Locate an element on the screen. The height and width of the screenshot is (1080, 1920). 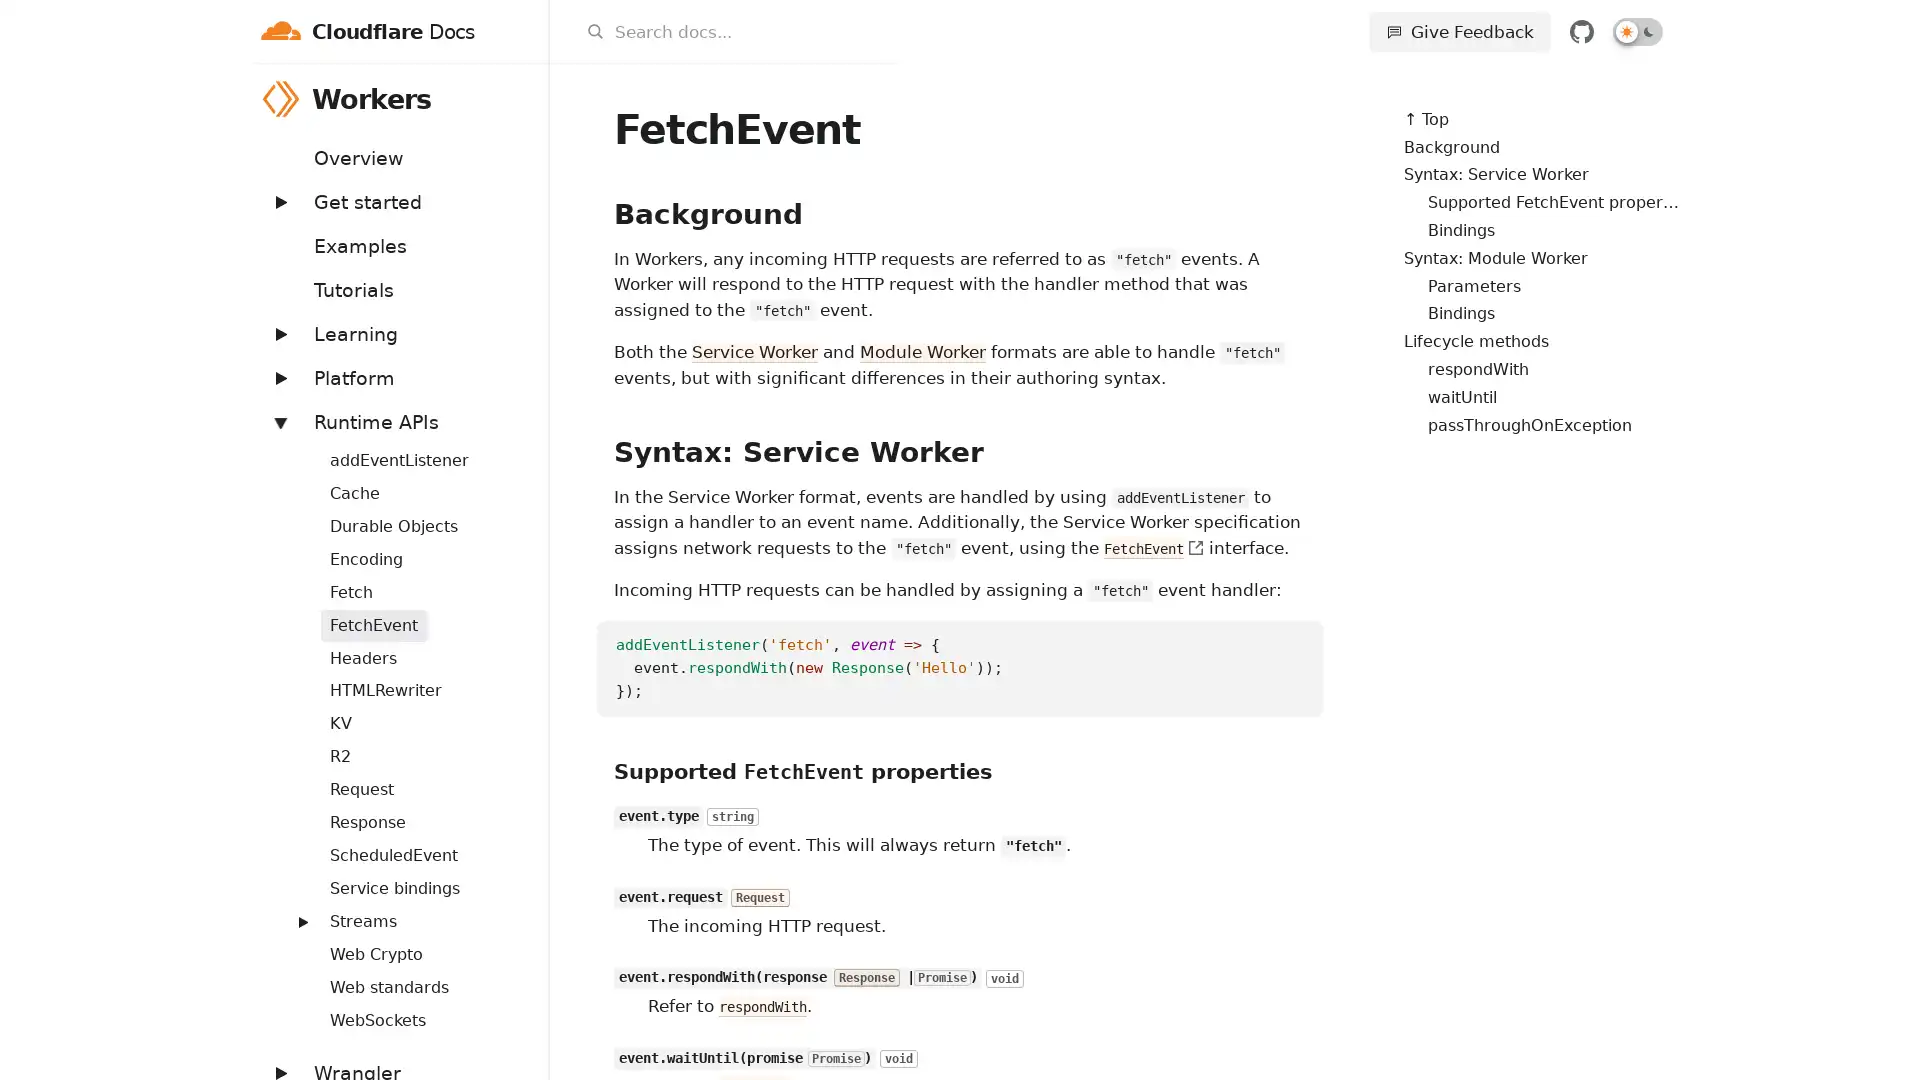
Expand: Workers Sites is located at coordinates (291, 910).